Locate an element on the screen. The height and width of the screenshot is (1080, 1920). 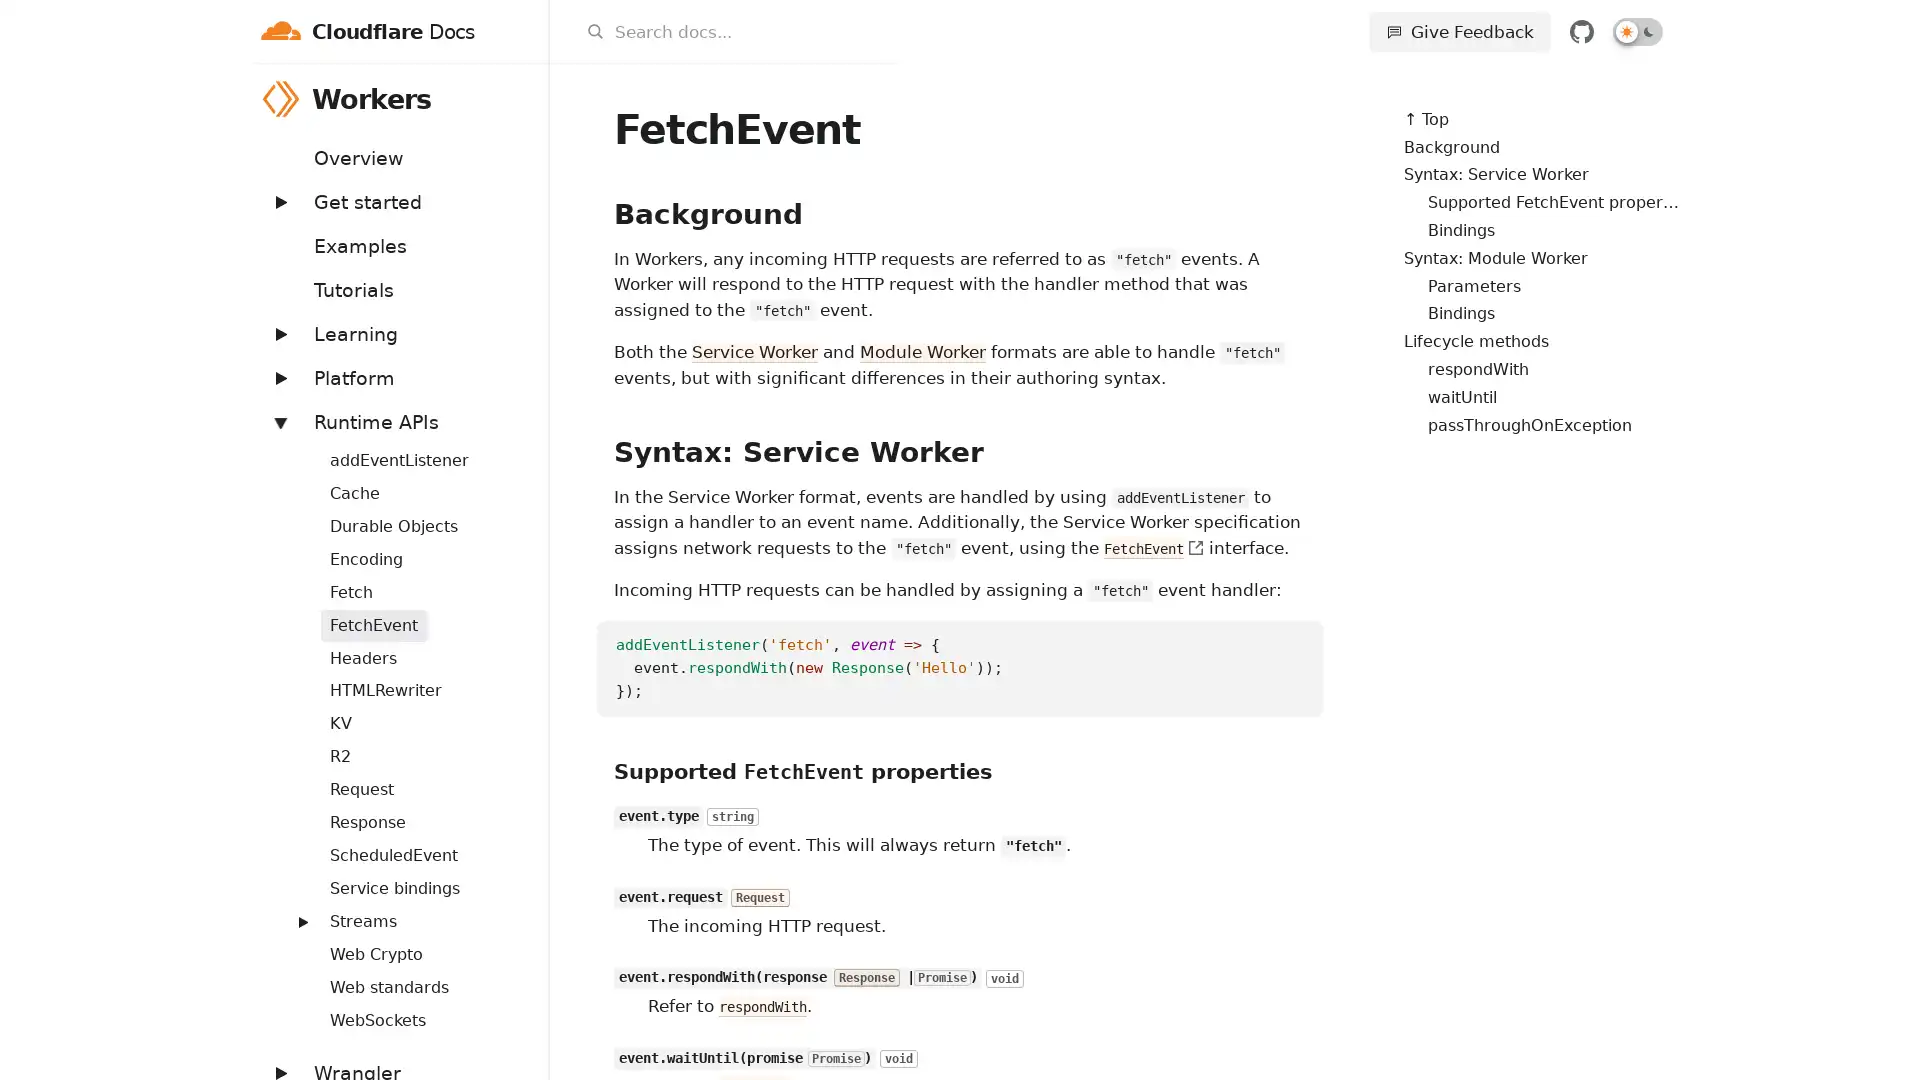
Expand: Workers Sites is located at coordinates (291, 910).